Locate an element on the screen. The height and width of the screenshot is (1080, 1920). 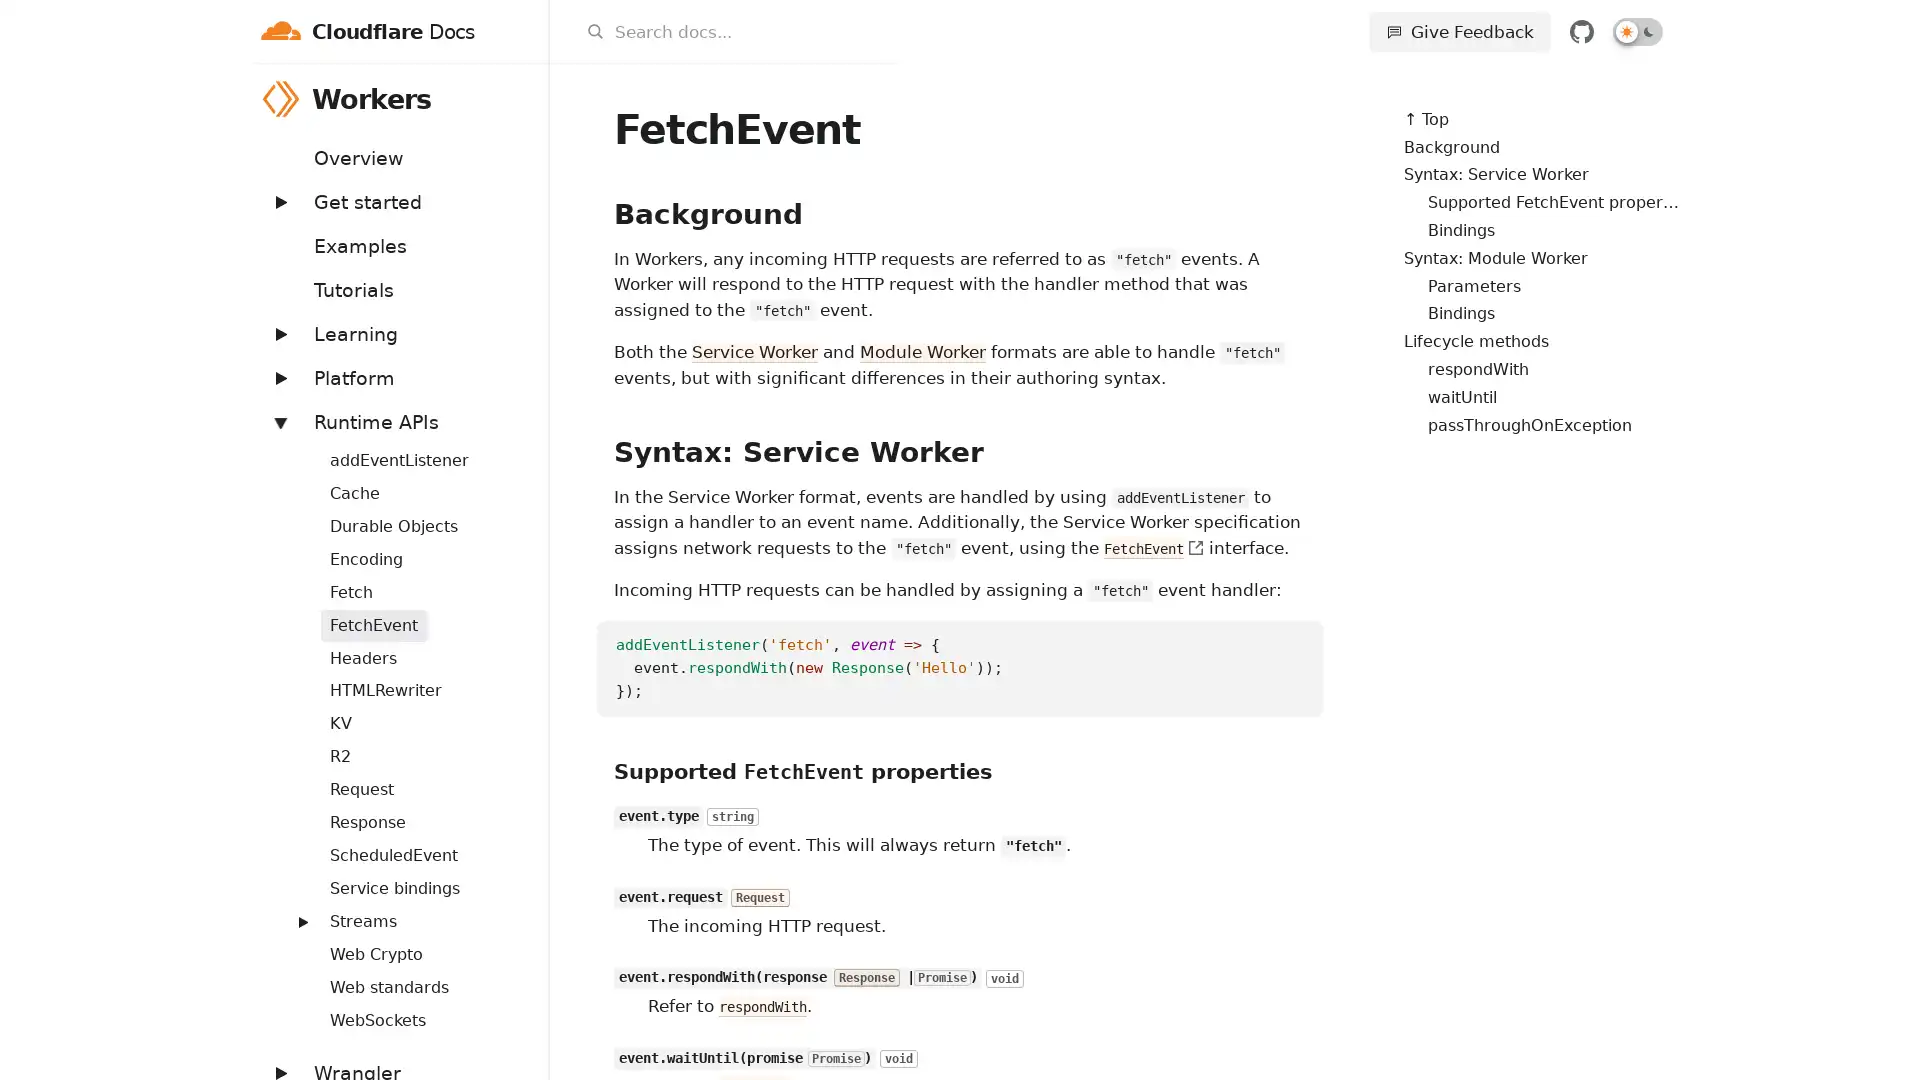
Expand: Workers Sites is located at coordinates (291, 910).